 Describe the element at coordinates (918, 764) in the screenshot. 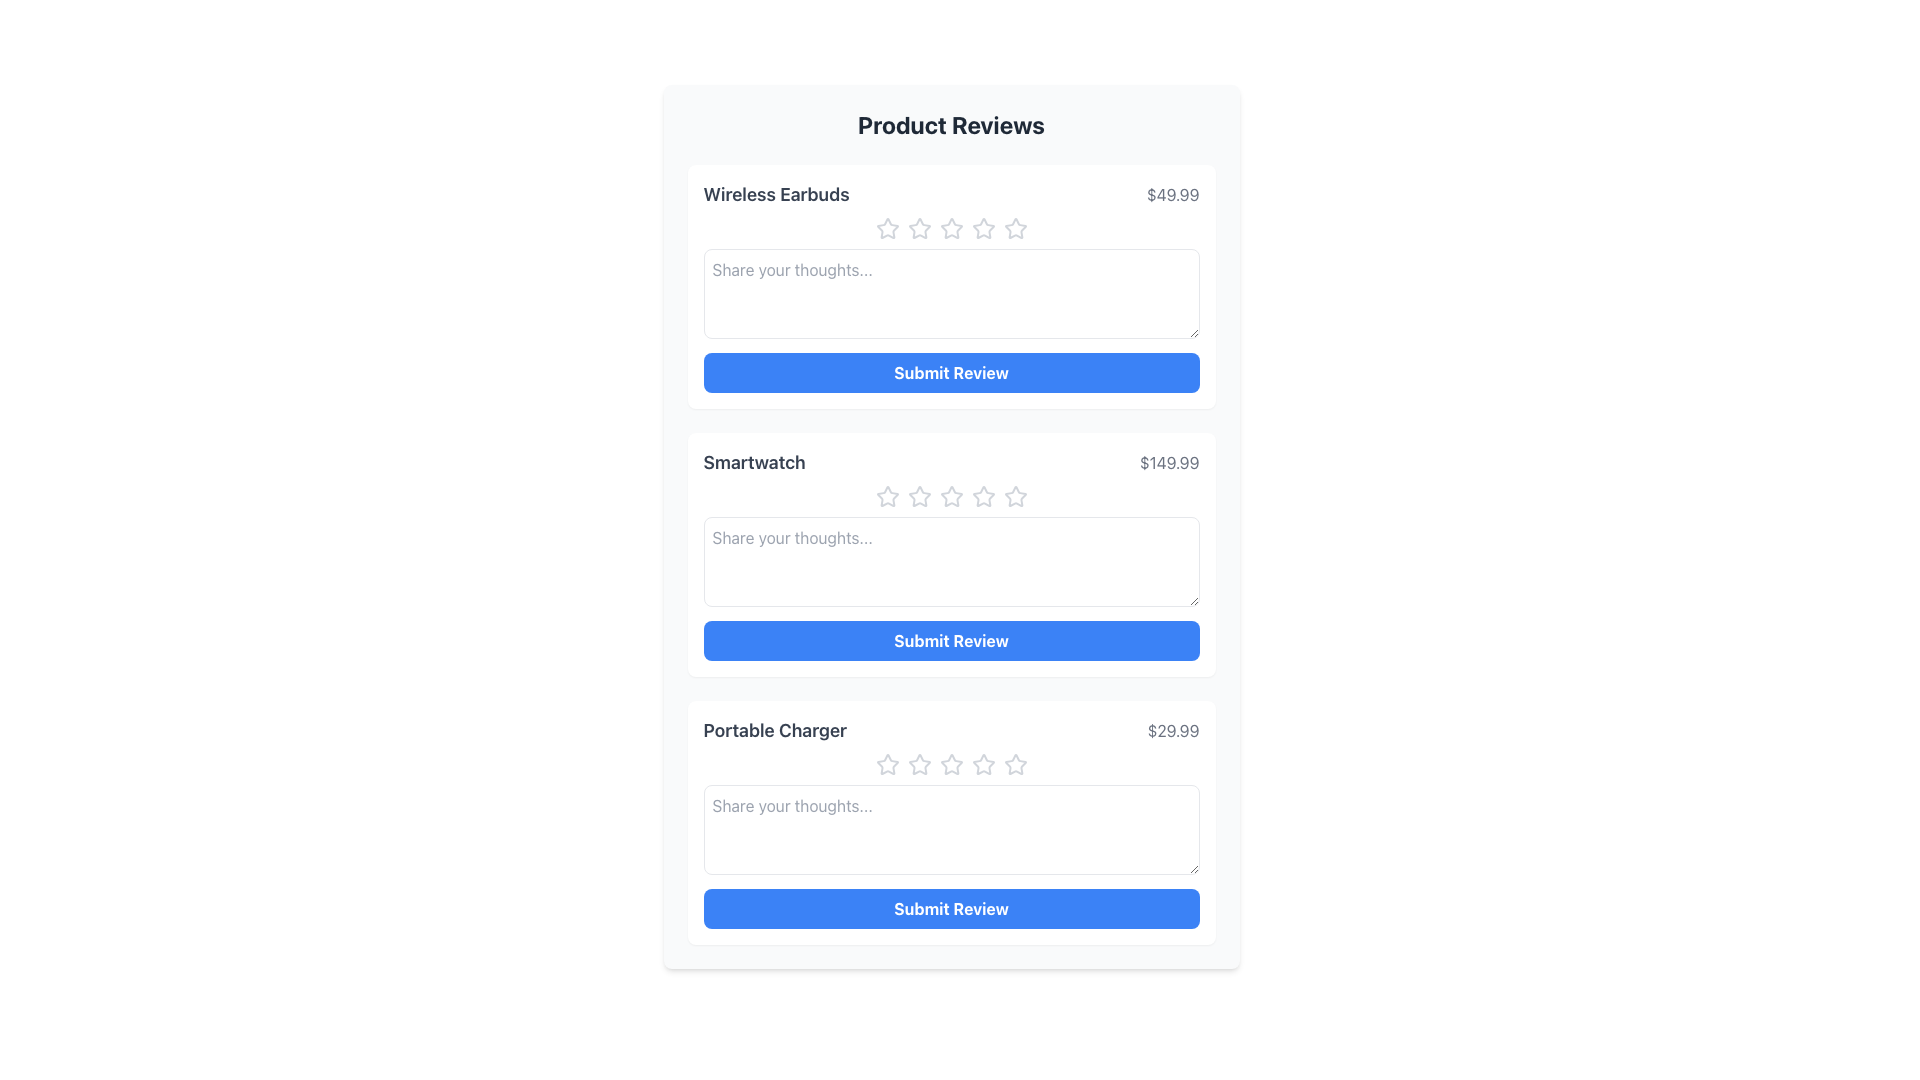

I see `the second star icon in the rating system for the 'Portable Charger' review` at that location.